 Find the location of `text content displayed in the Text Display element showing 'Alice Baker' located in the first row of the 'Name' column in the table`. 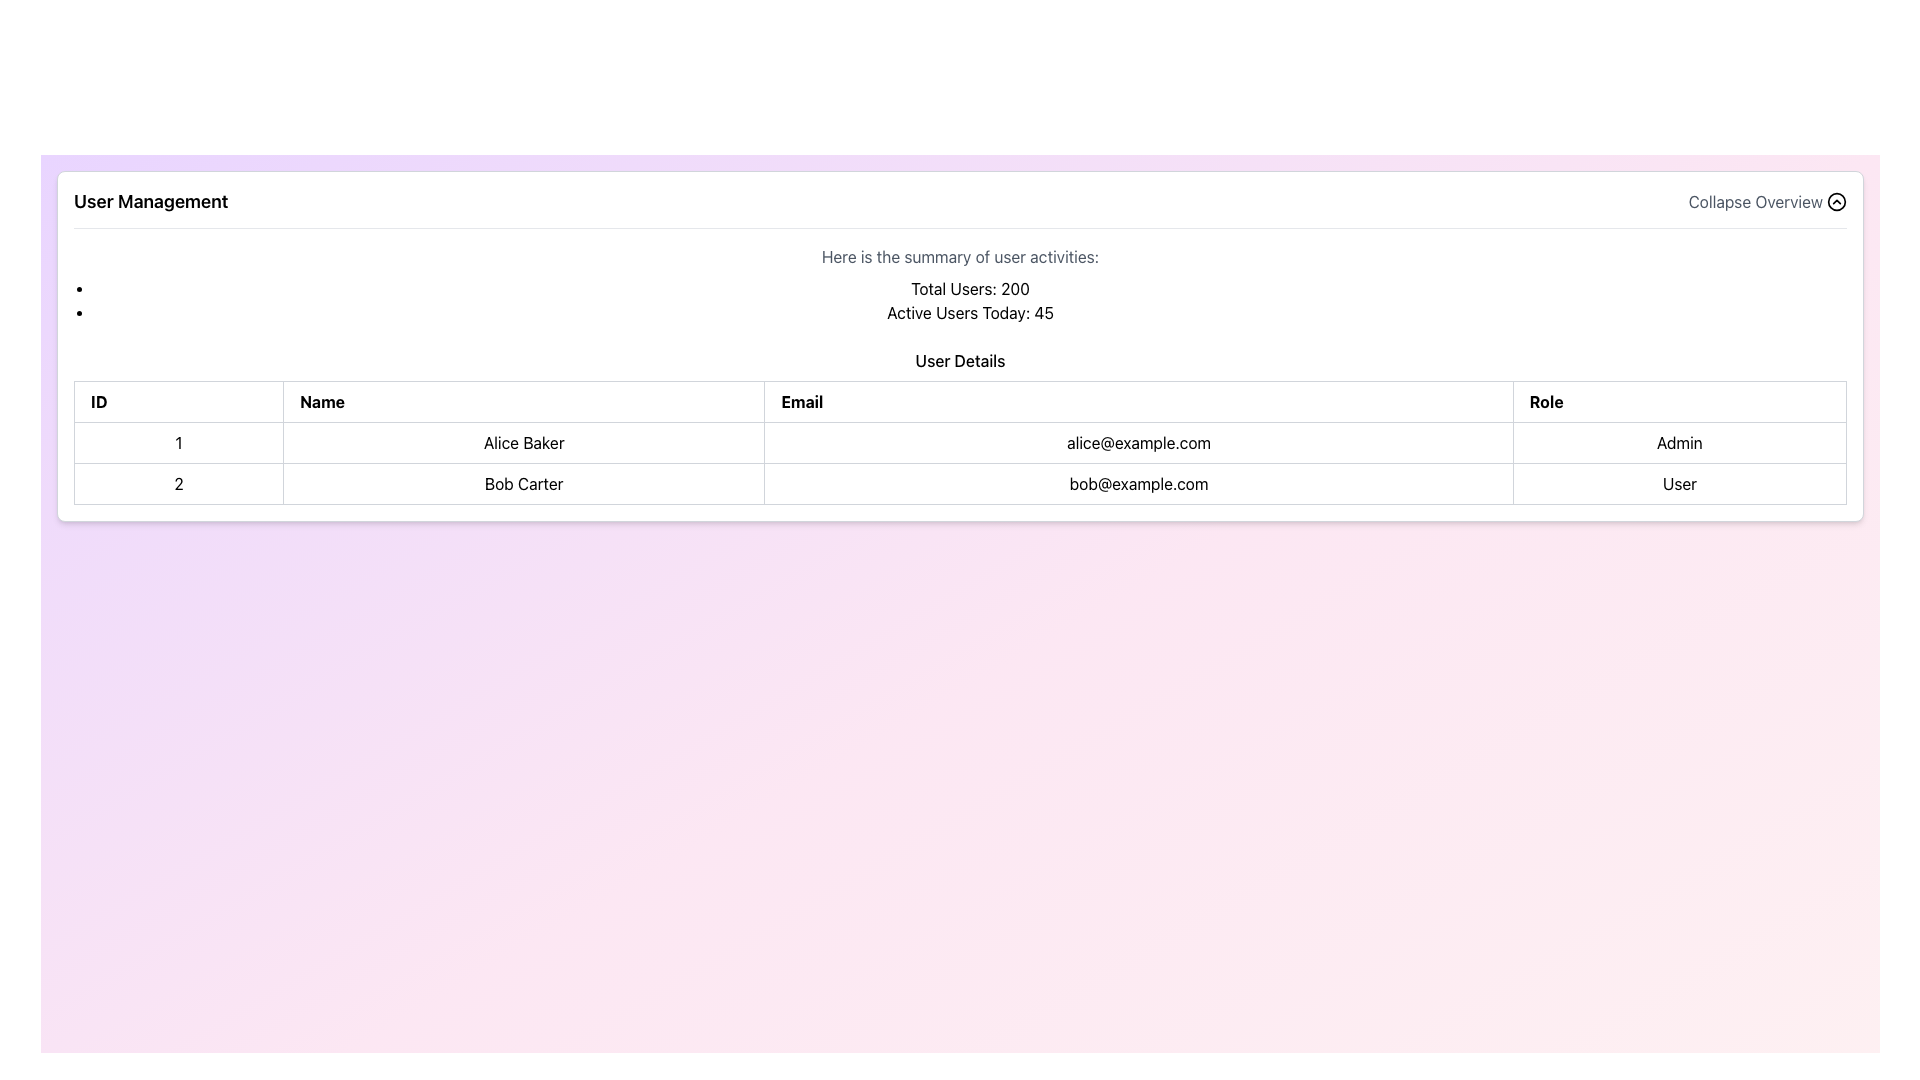

text content displayed in the Text Display element showing 'Alice Baker' located in the first row of the 'Name' column in the table is located at coordinates (524, 442).